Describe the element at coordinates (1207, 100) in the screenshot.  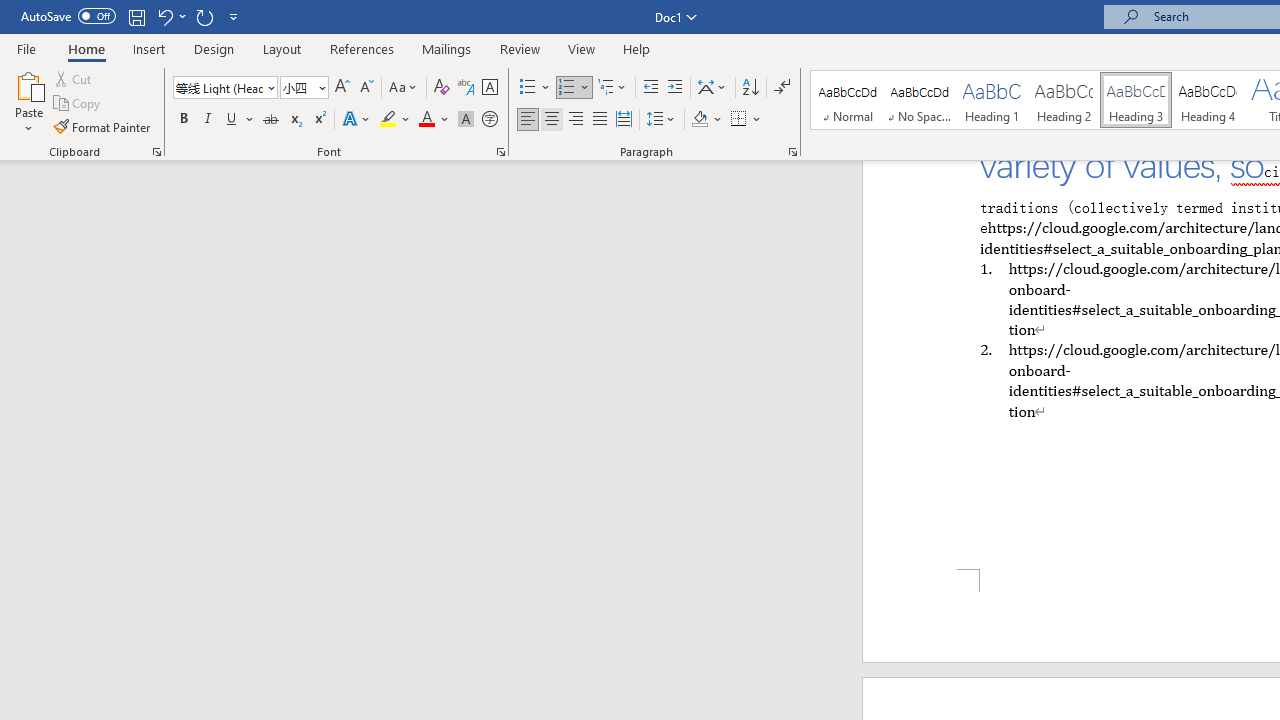
I see `'Heading 4'` at that location.